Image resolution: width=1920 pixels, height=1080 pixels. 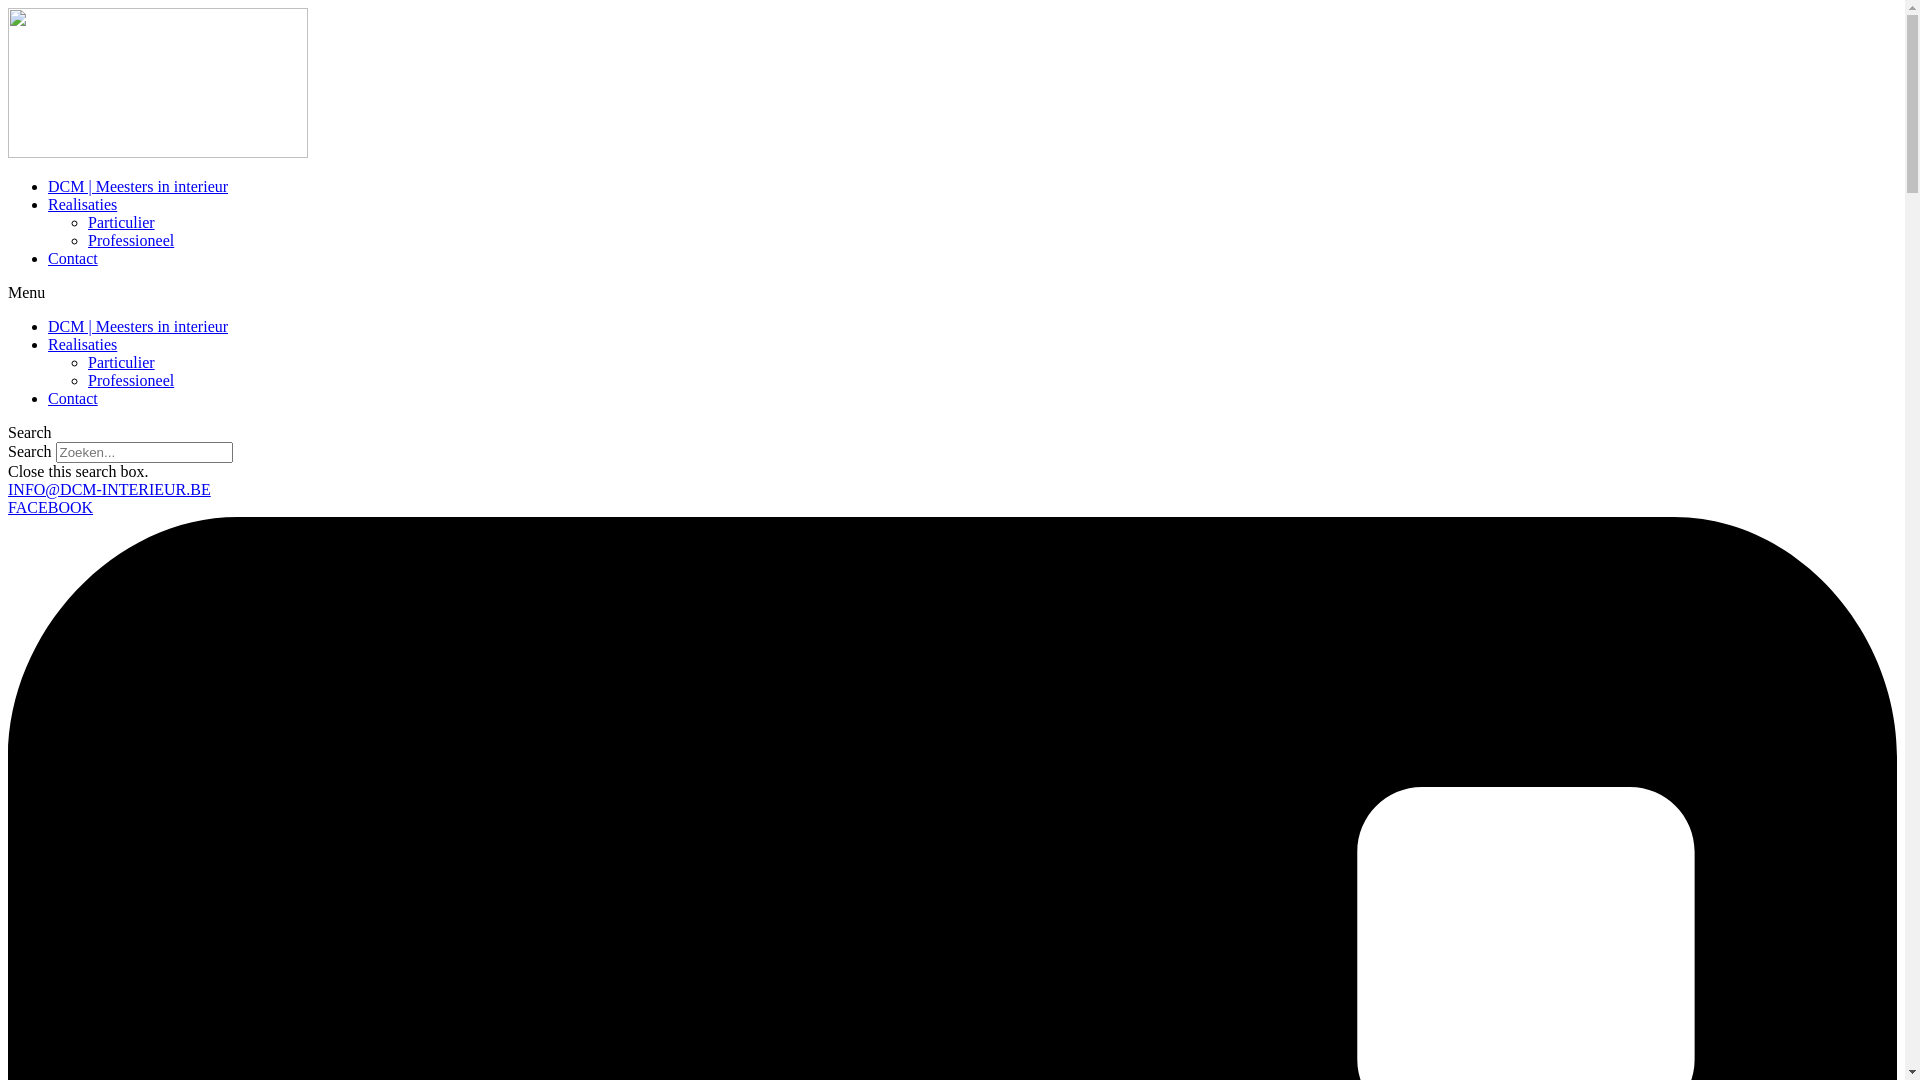 What do you see at coordinates (120, 362) in the screenshot?
I see `'Particulier'` at bounding box center [120, 362].